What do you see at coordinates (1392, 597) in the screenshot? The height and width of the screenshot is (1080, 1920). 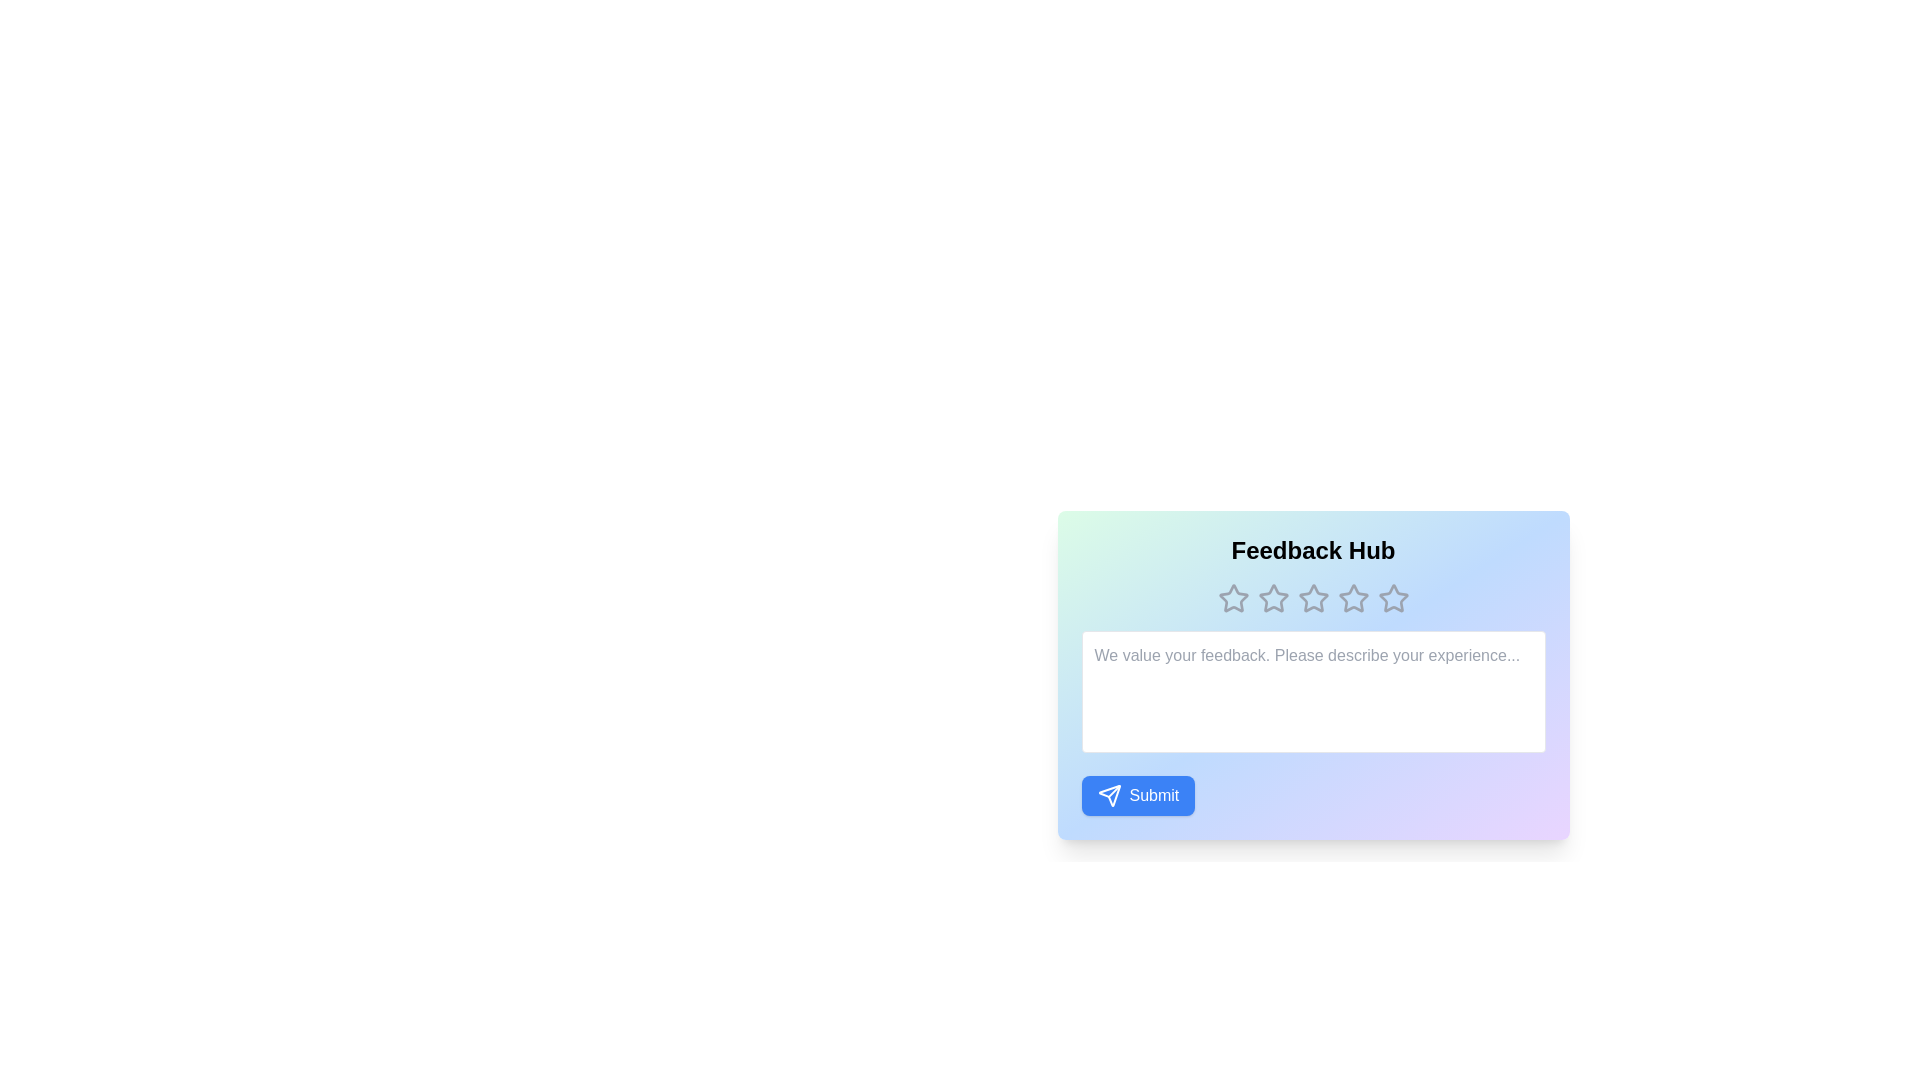 I see `the star corresponding to 5 to preview selection` at bounding box center [1392, 597].